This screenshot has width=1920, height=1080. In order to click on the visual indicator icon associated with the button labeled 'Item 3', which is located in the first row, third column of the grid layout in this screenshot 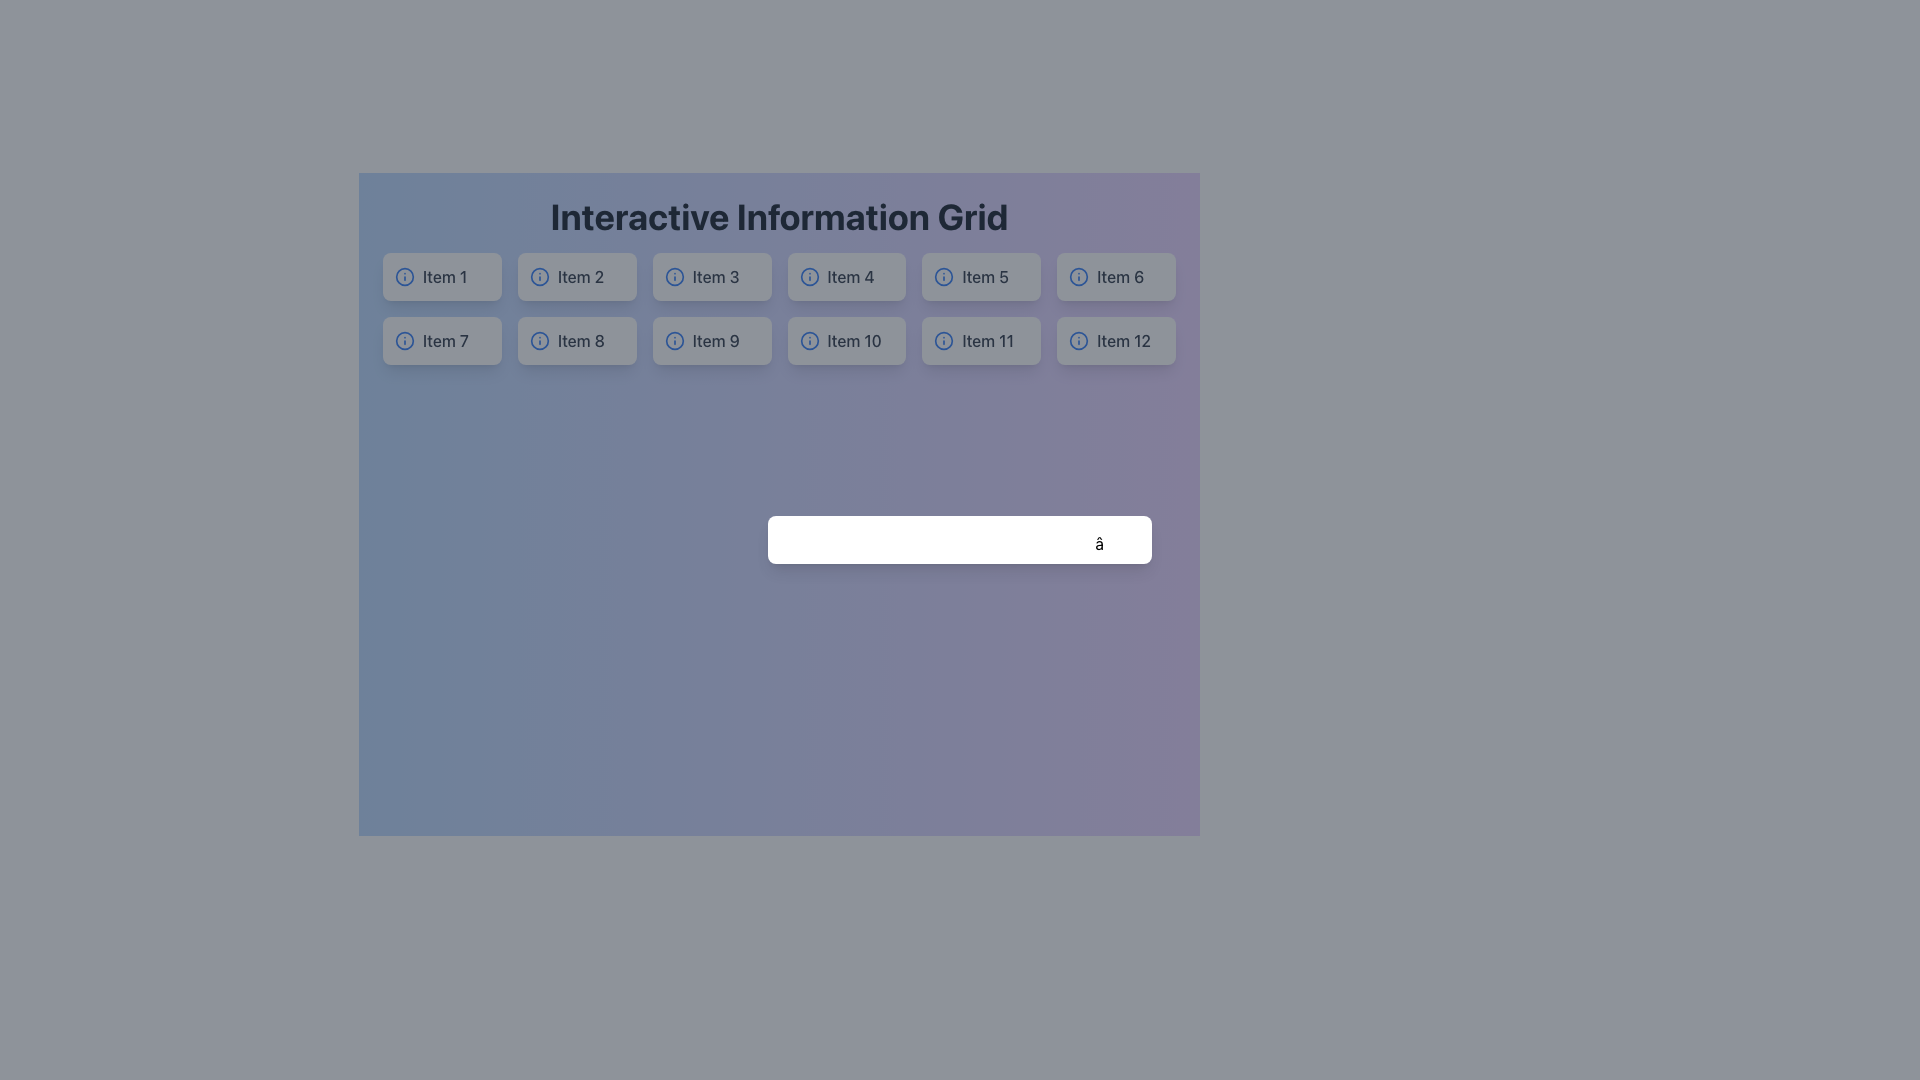, I will do `click(674, 277)`.